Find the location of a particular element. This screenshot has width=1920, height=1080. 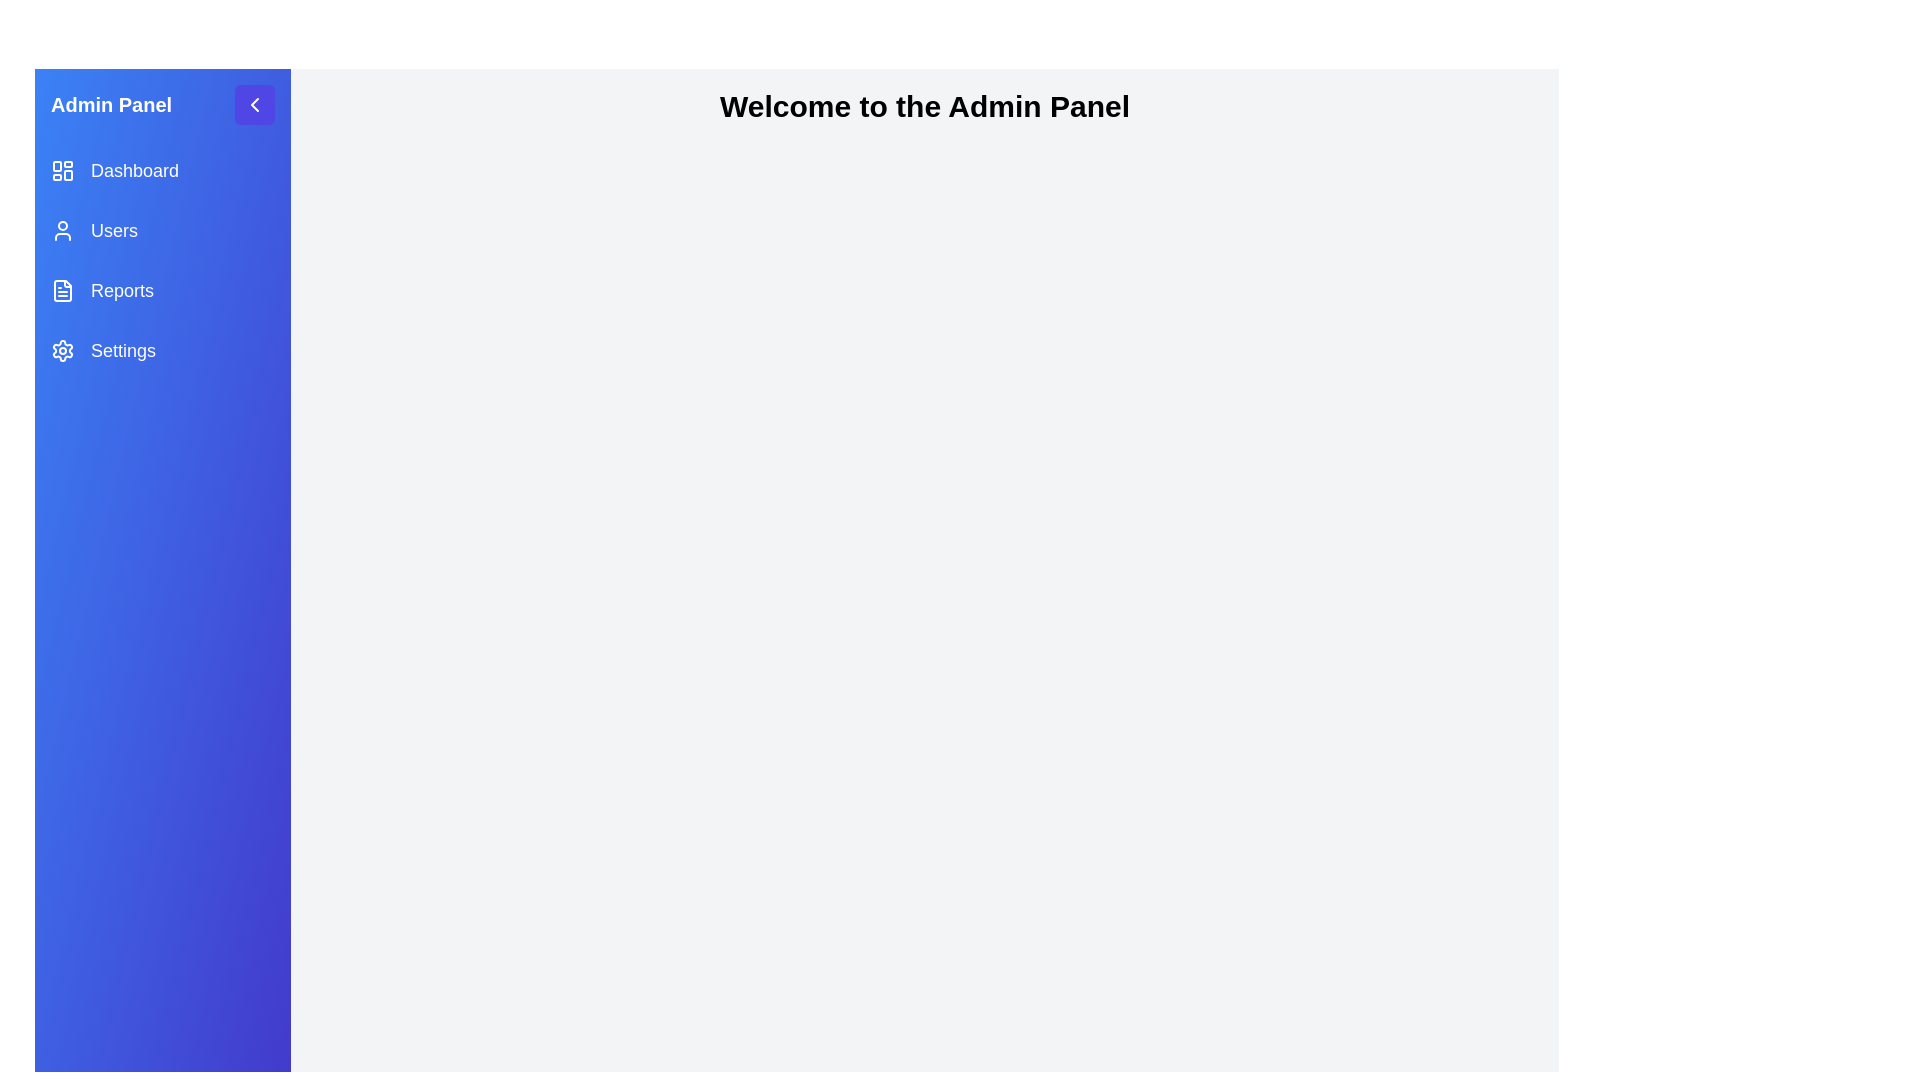

'Settings' label located in the vertical navigation menu on the left side of the interface, positioned below the 'Admin Panel' heading is located at coordinates (122, 350).